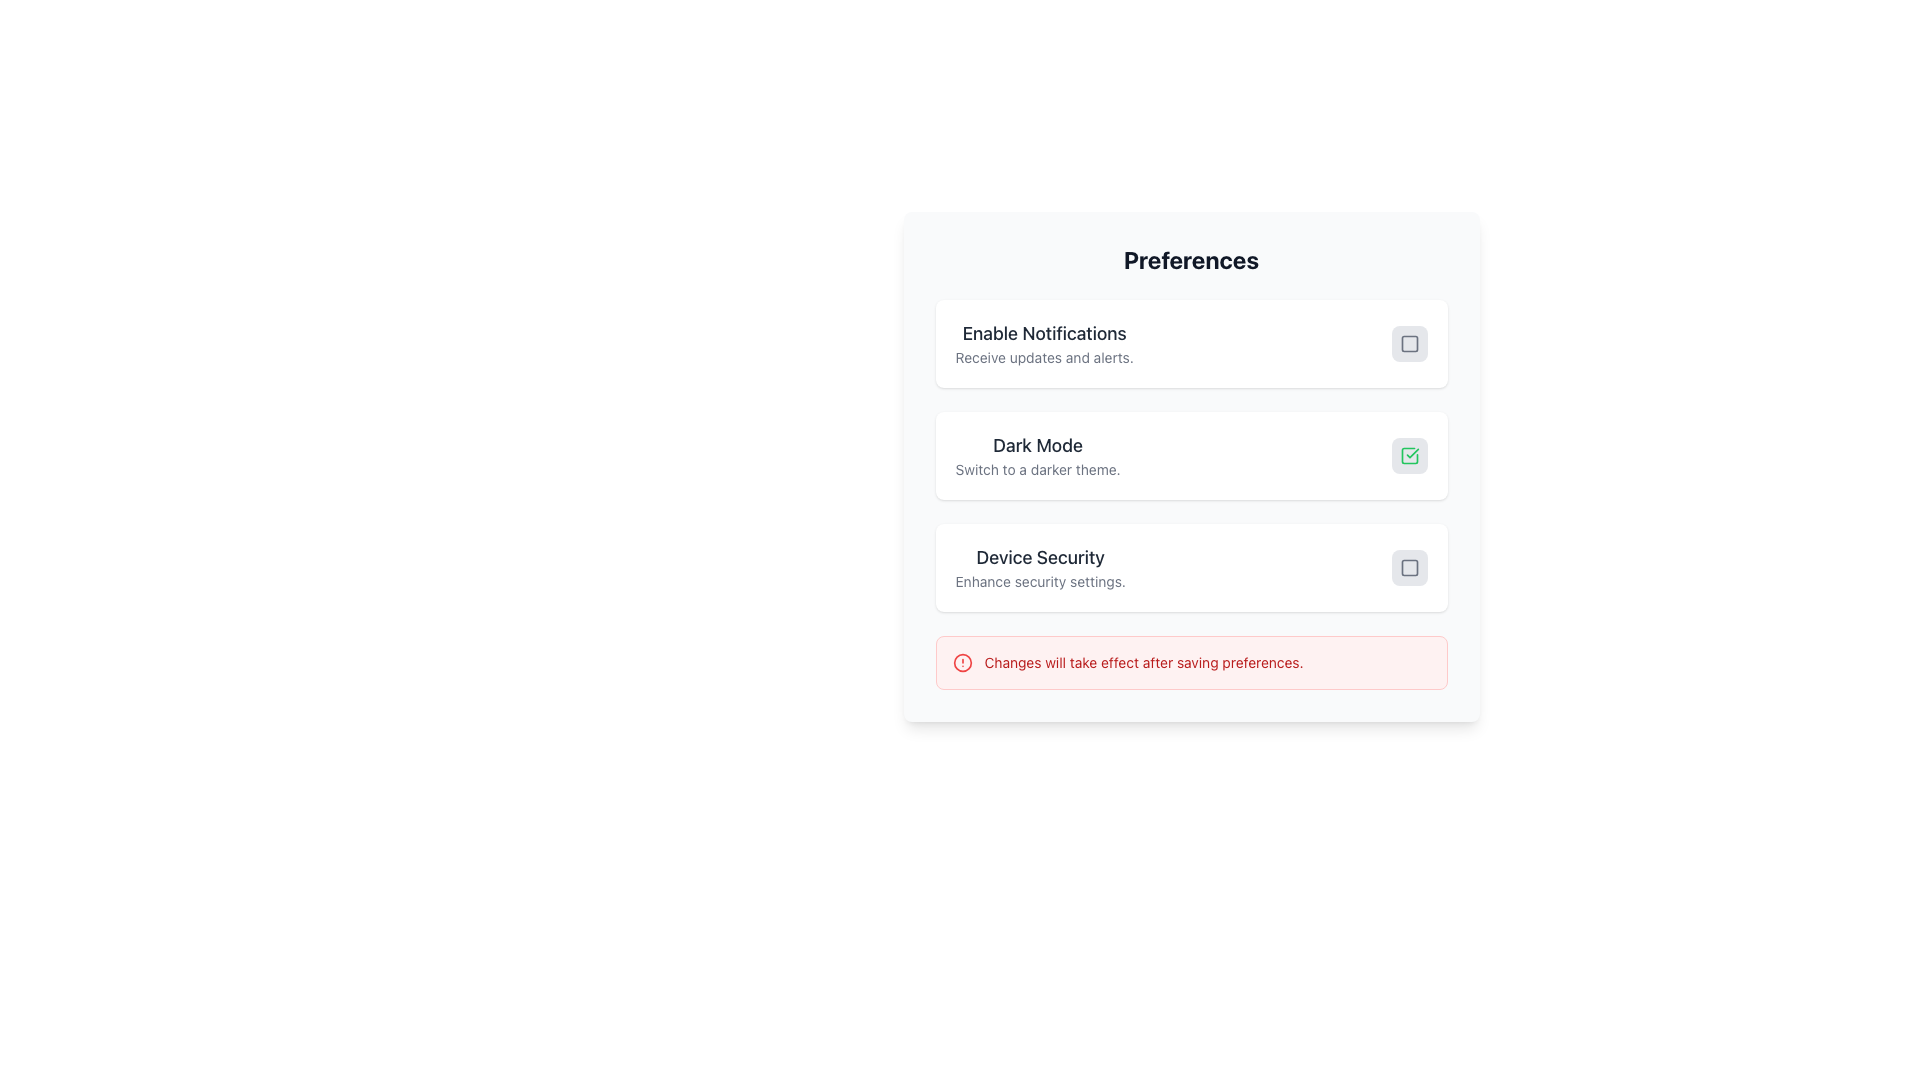 The width and height of the screenshot is (1920, 1080). I want to click on the 'Device Security' text label, which serves as the title for the Device Security preference section, located in the third row of the preferences panel above the description 'Enhance security settings.', so click(1040, 558).